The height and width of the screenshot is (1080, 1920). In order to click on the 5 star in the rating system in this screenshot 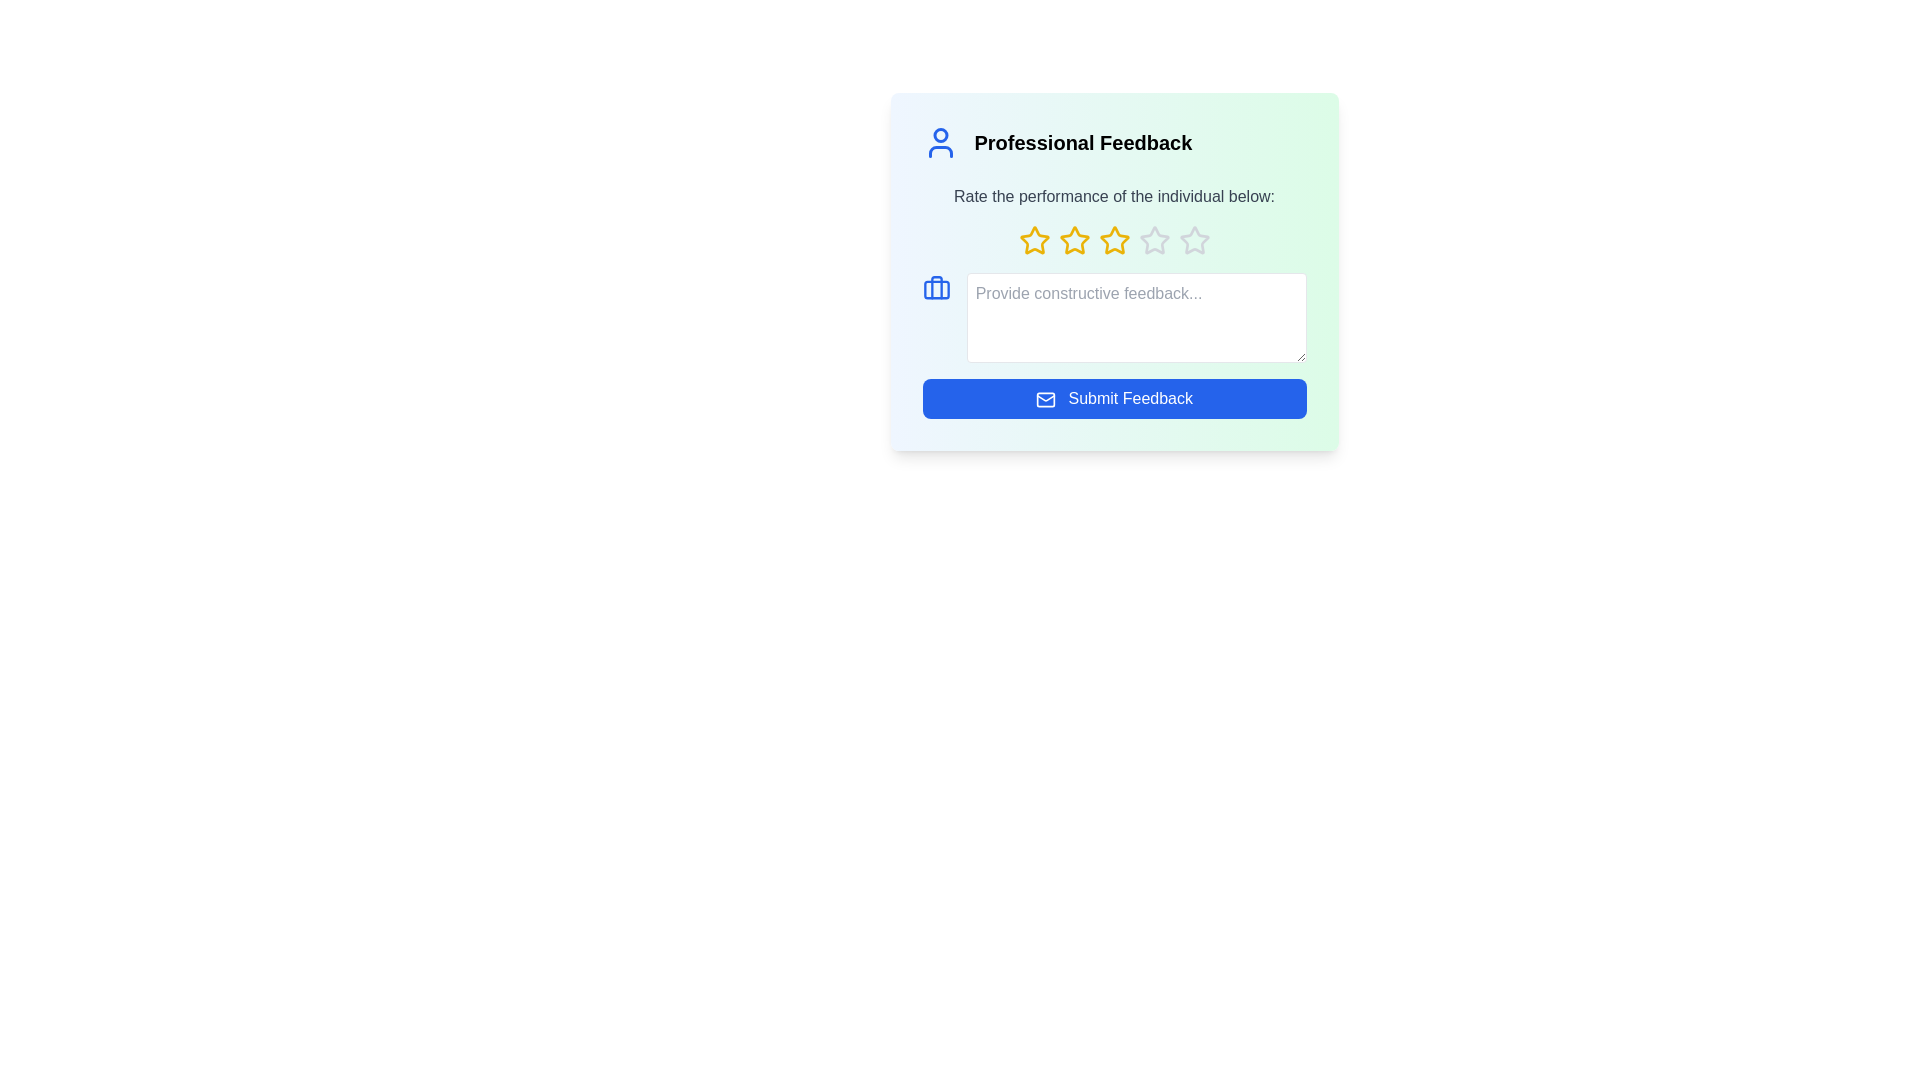, I will do `click(1194, 239)`.